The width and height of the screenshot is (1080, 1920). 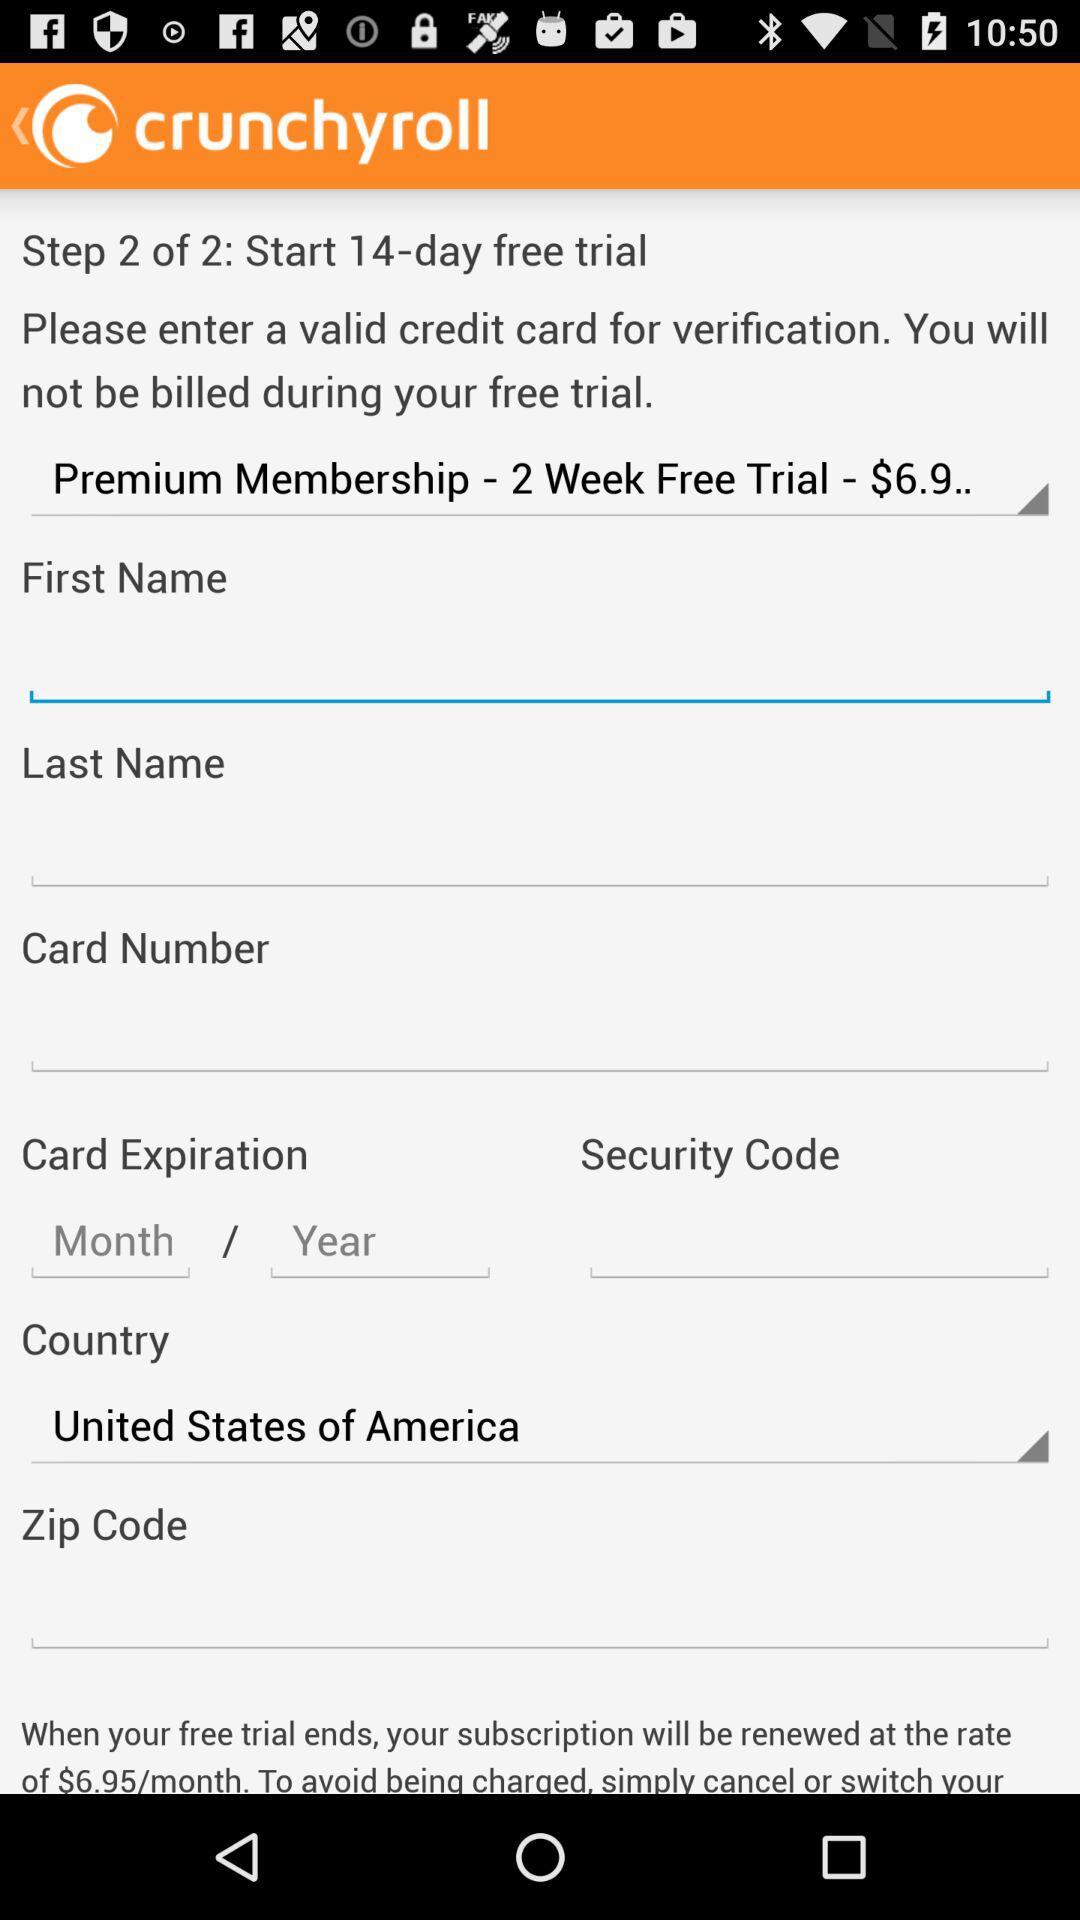 I want to click on year option field, so click(x=380, y=1239).